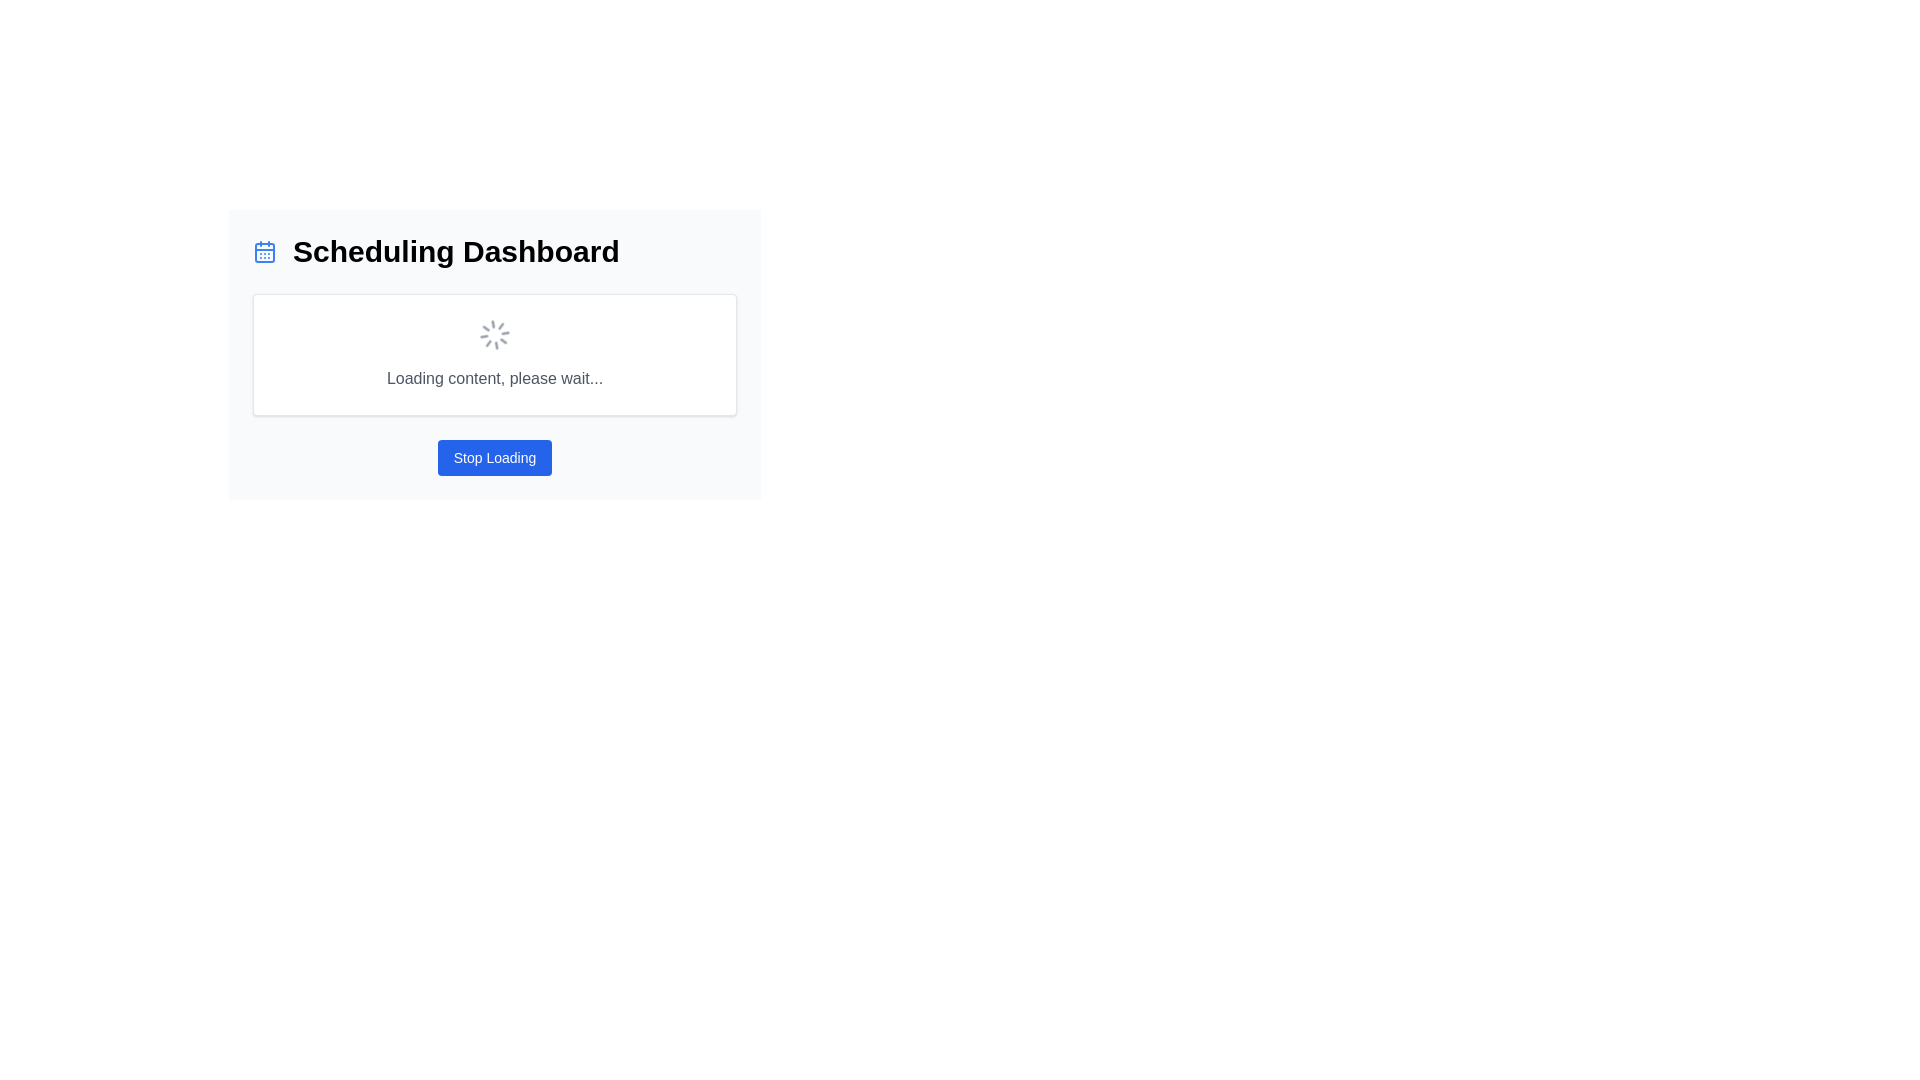  I want to click on the central rounded rectangle graphic element within the calendar icon, which denotes a specific day or section in the Scheduling Dashboard interface, so click(263, 252).